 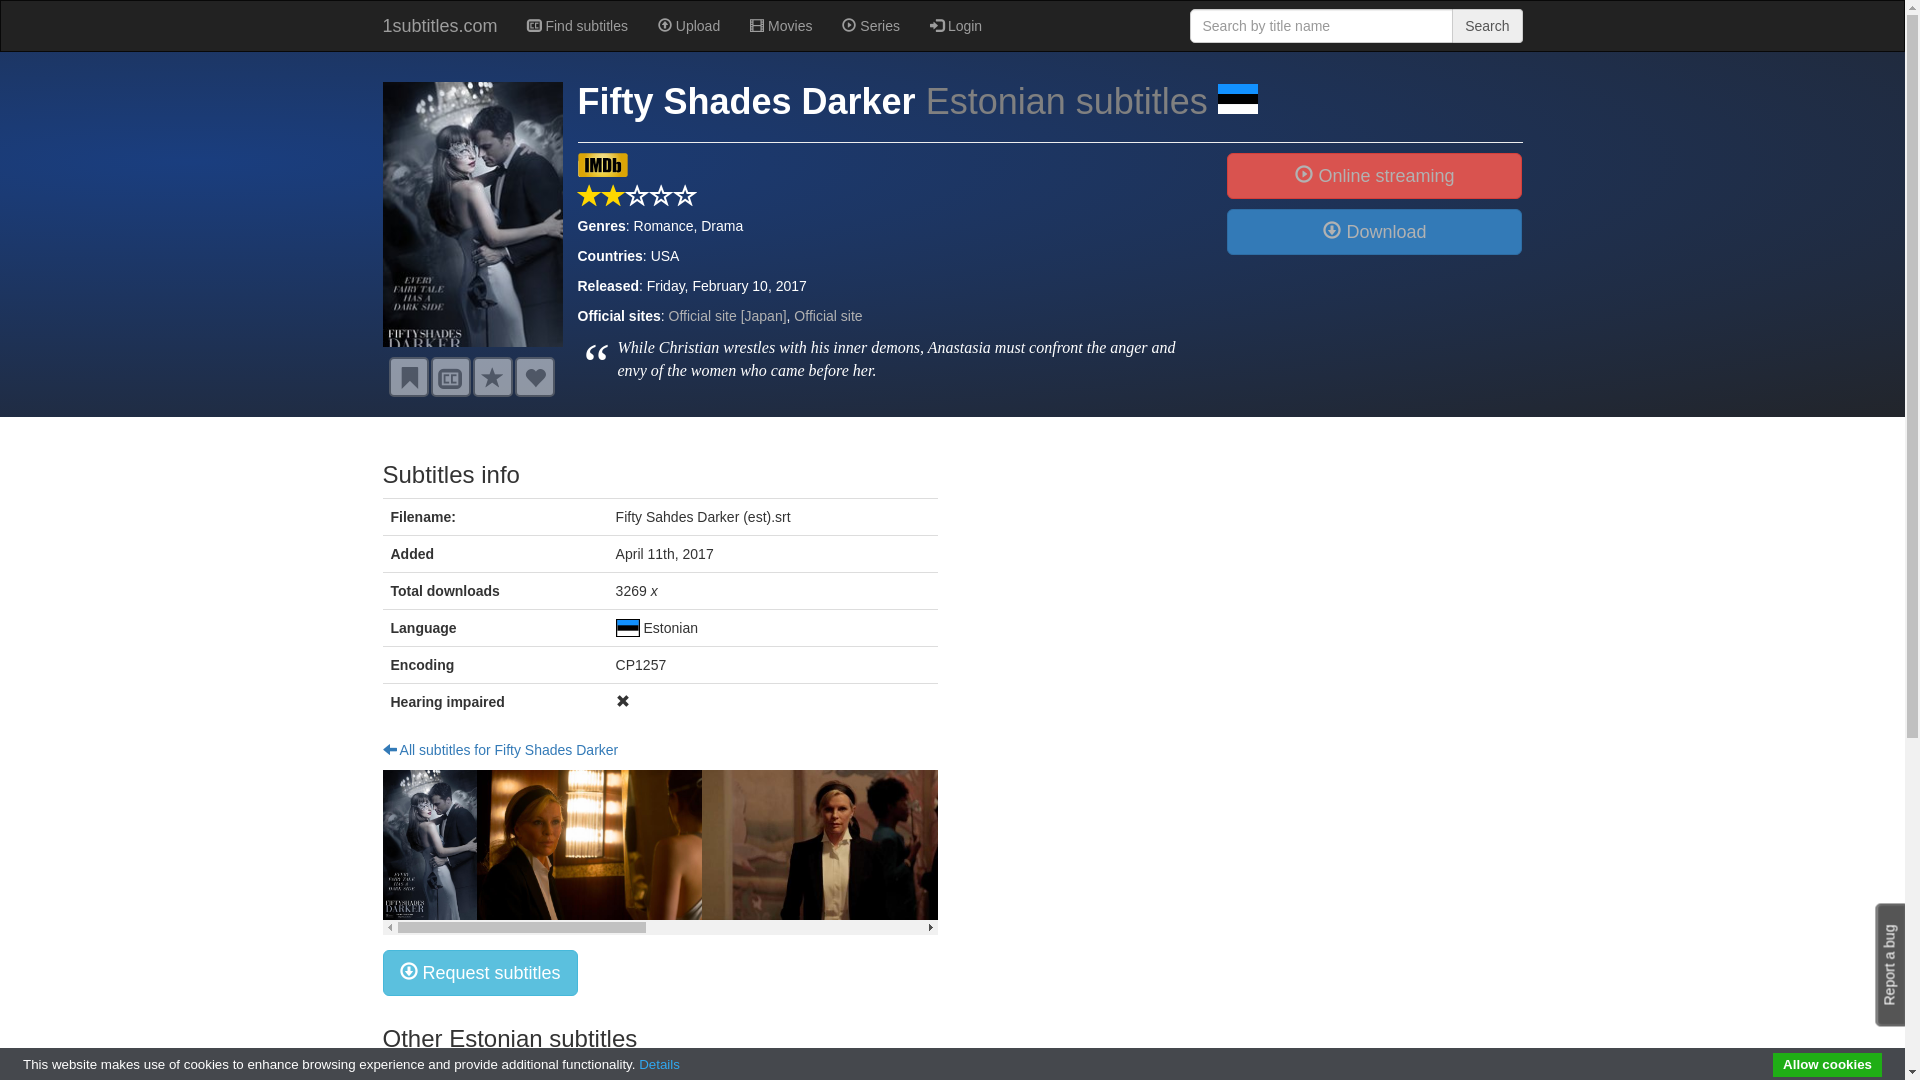 I want to click on 'Rate it!', so click(x=491, y=377).